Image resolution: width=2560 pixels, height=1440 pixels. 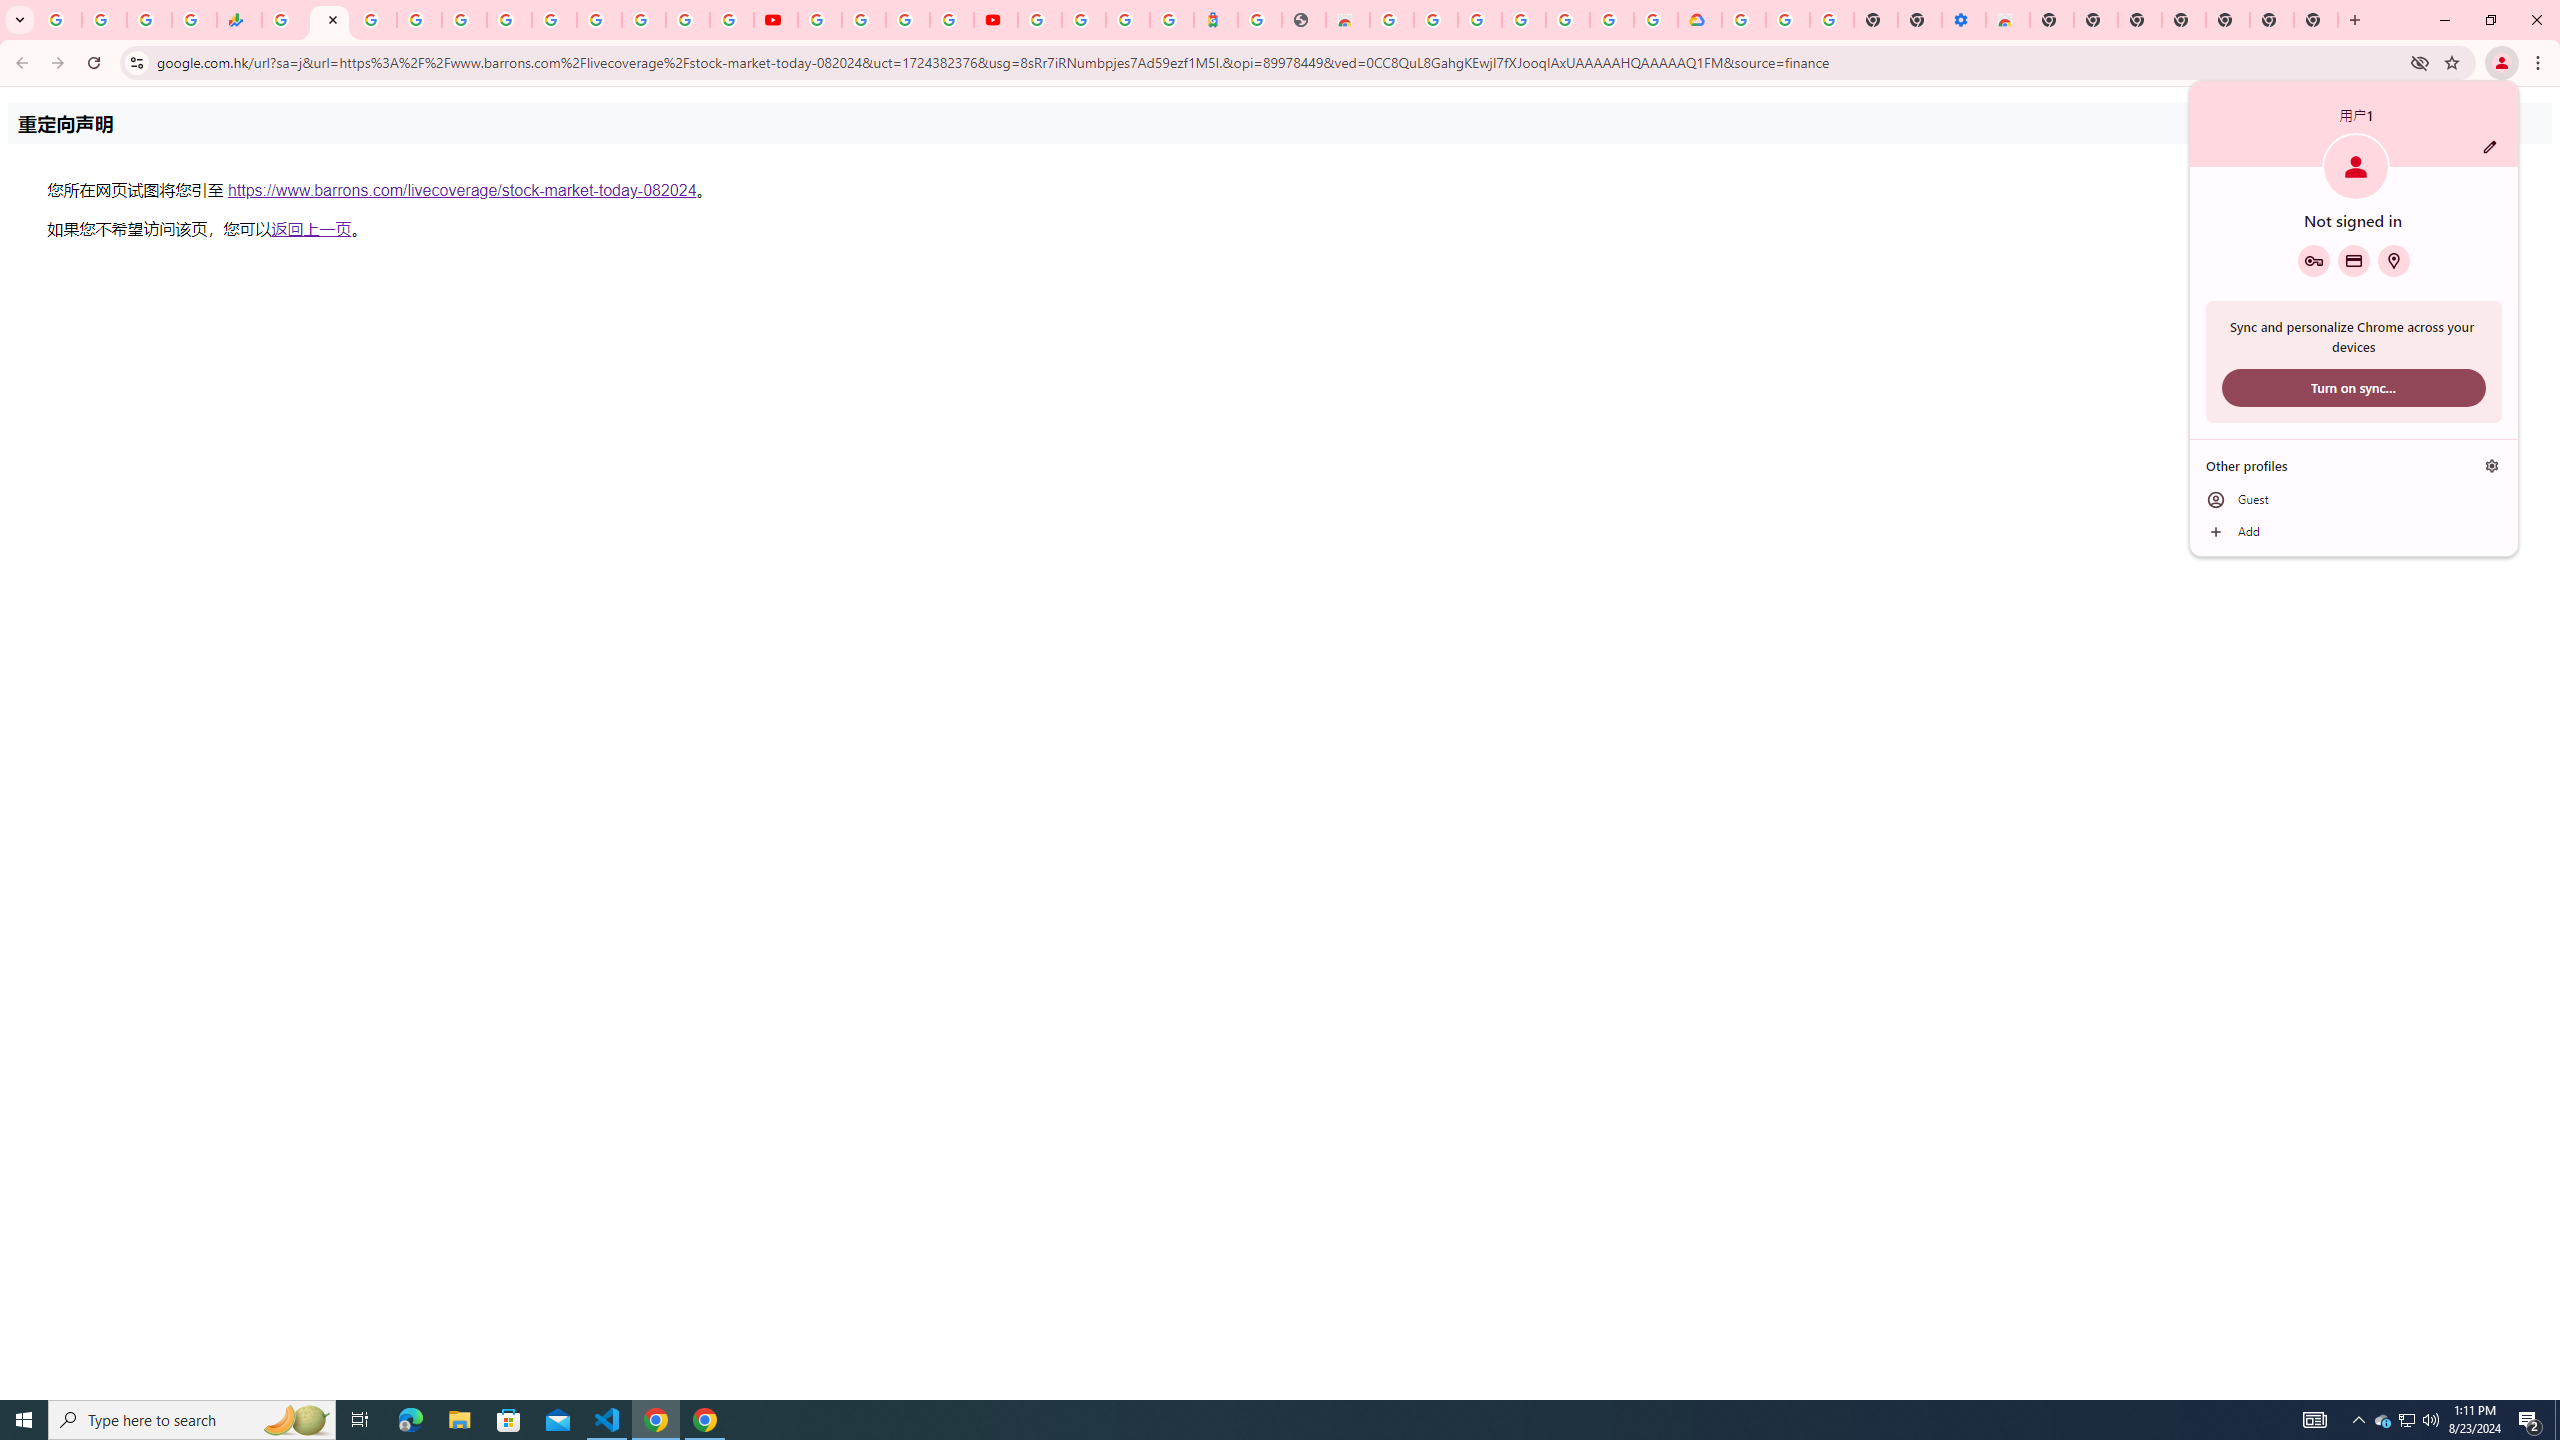 What do you see at coordinates (509, 1418) in the screenshot?
I see `'Microsoft Store'` at bounding box center [509, 1418].